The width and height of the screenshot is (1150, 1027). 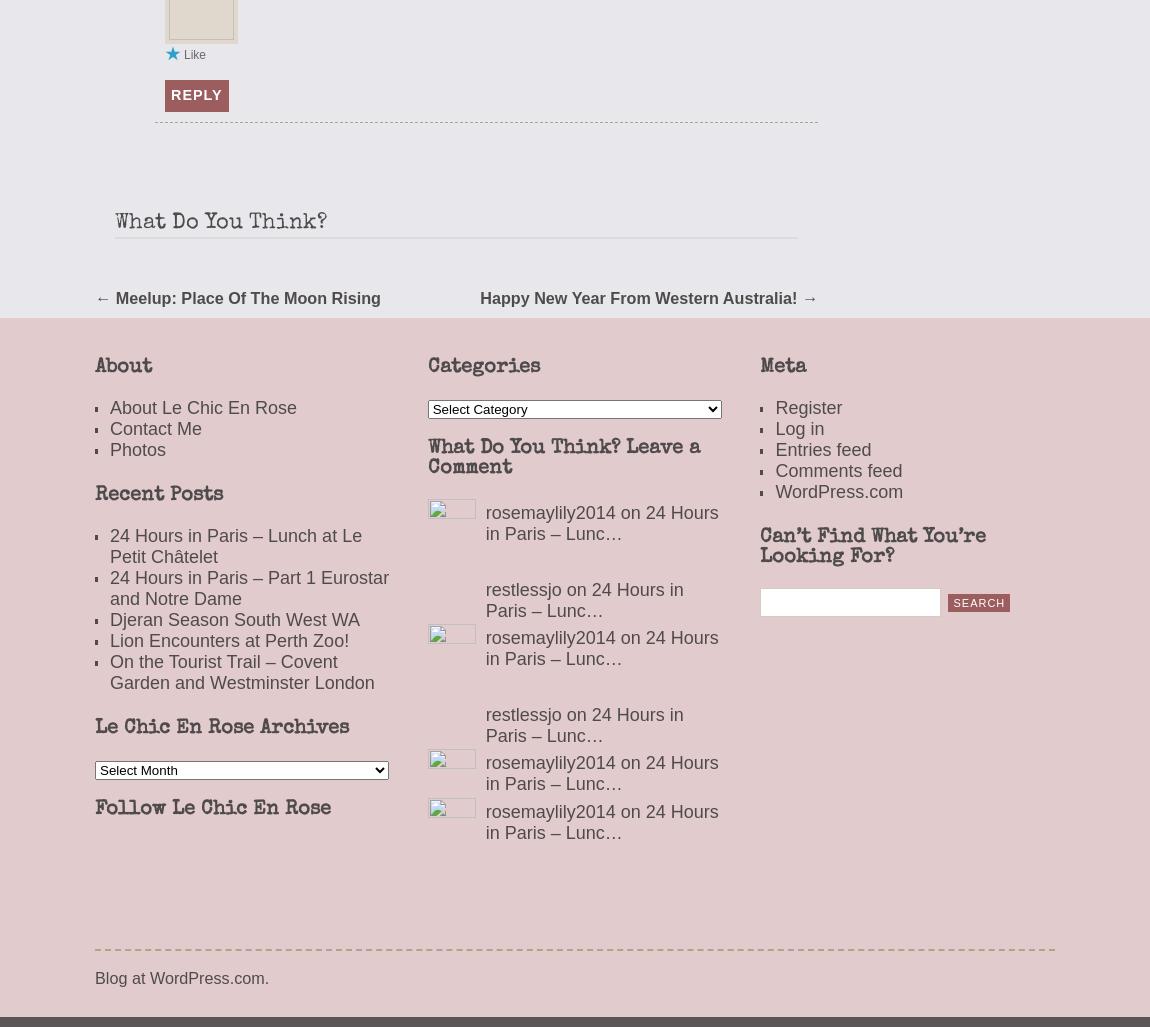 I want to click on '24 Hours in Paris – Part 1 Eurostar and Notre Dame', so click(x=248, y=587).